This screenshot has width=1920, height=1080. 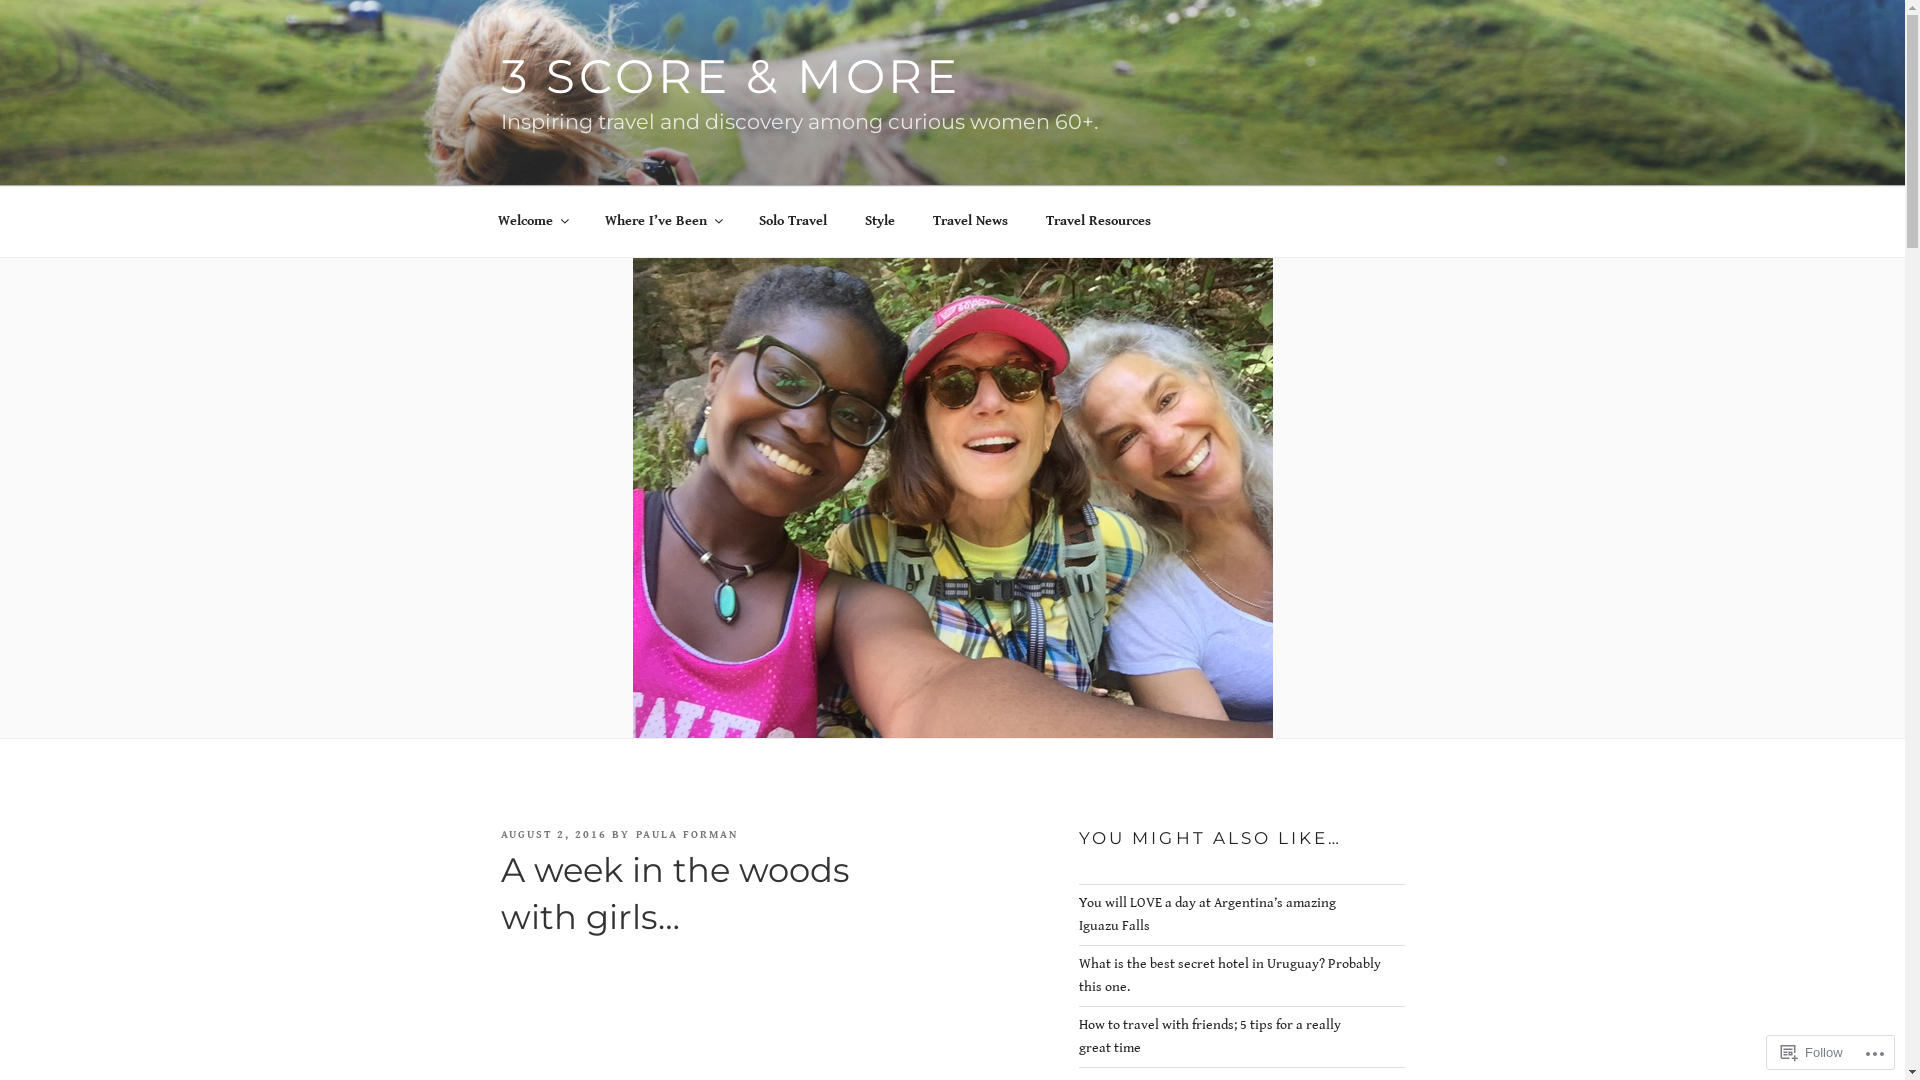 I want to click on 'Welcome', so click(x=532, y=221).